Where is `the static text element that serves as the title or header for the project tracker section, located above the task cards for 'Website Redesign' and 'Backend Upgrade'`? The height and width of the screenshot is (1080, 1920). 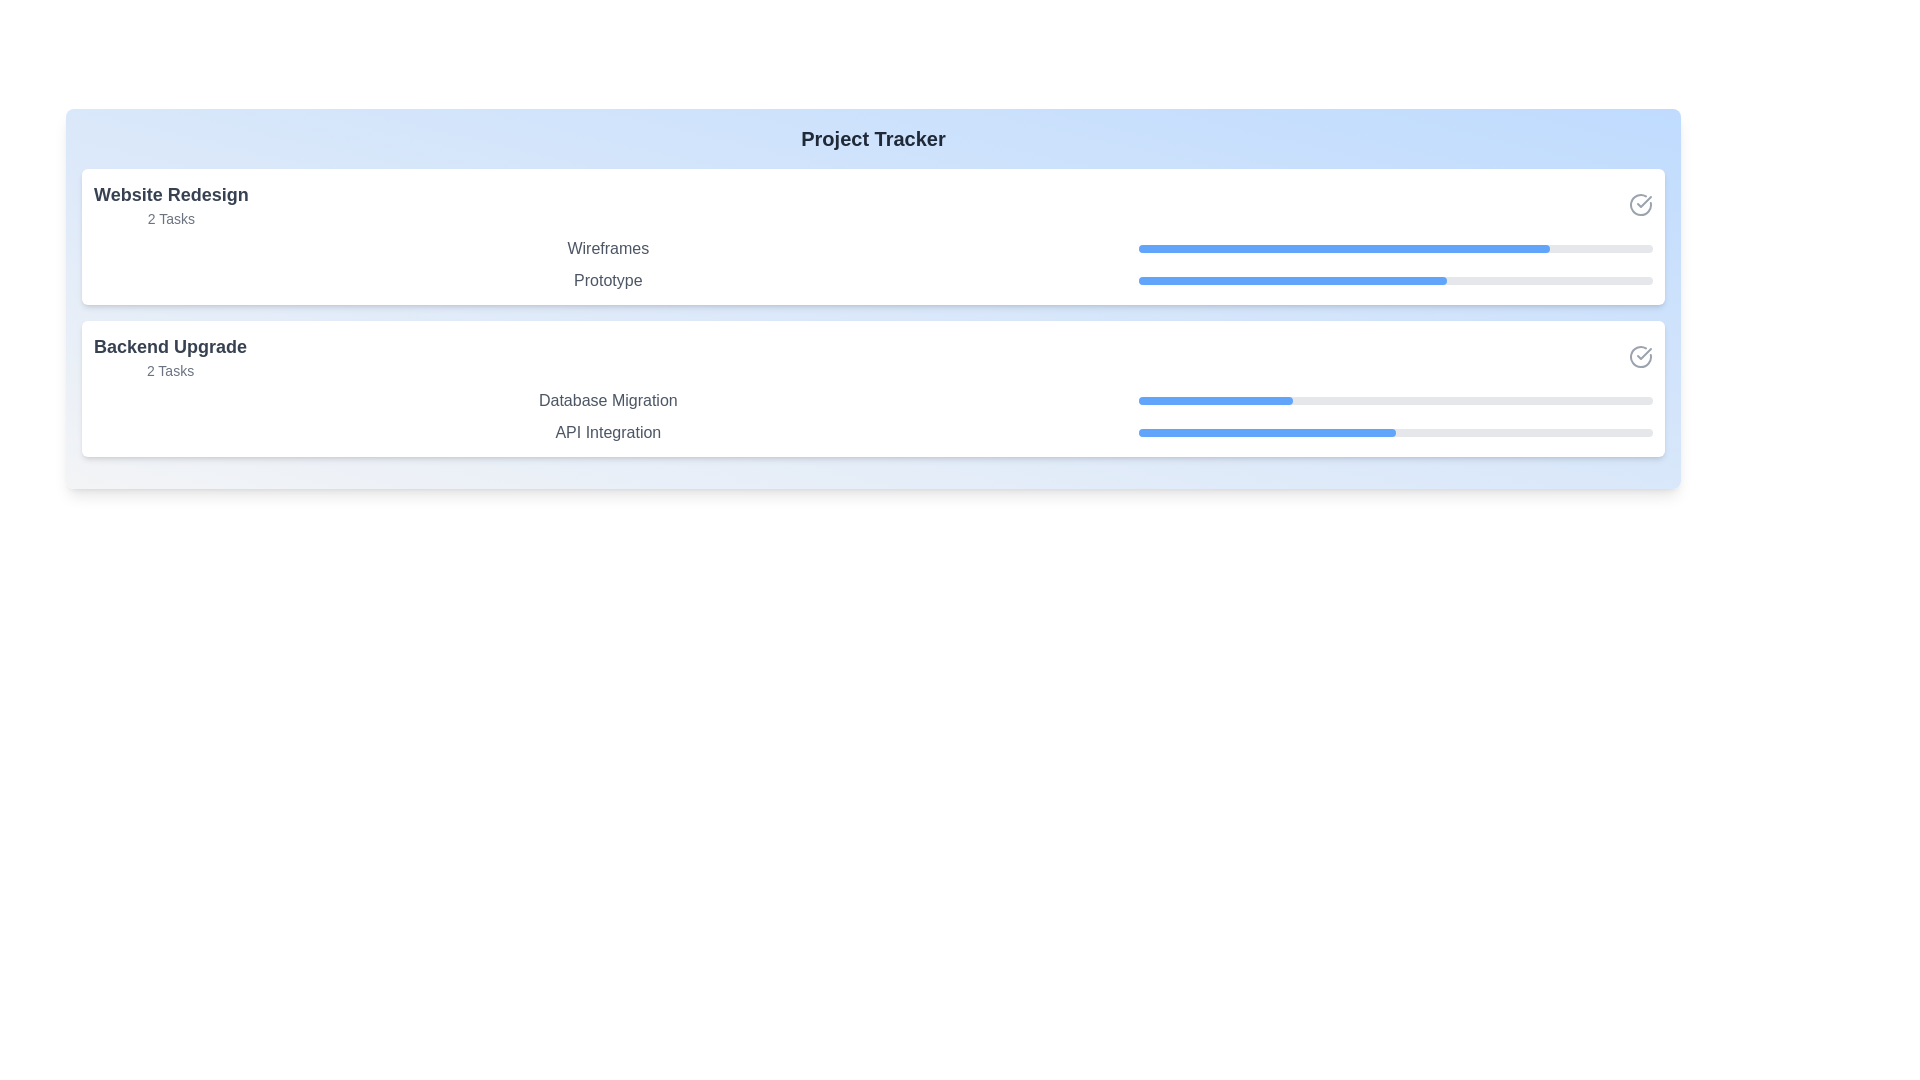 the static text element that serves as the title or header for the project tracker section, located above the task cards for 'Website Redesign' and 'Backend Upgrade' is located at coordinates (873, 137).